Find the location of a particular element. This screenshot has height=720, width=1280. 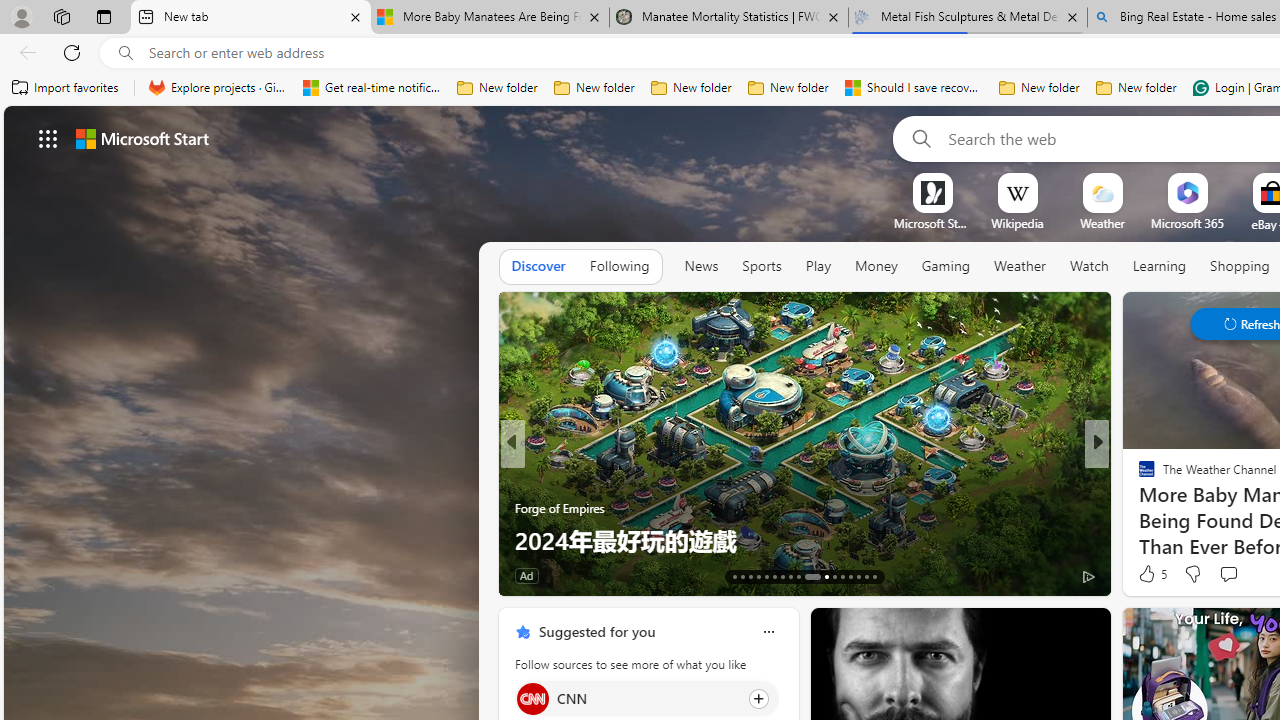

'AutomationID: tab-13' is located at coordinates (733, 577).